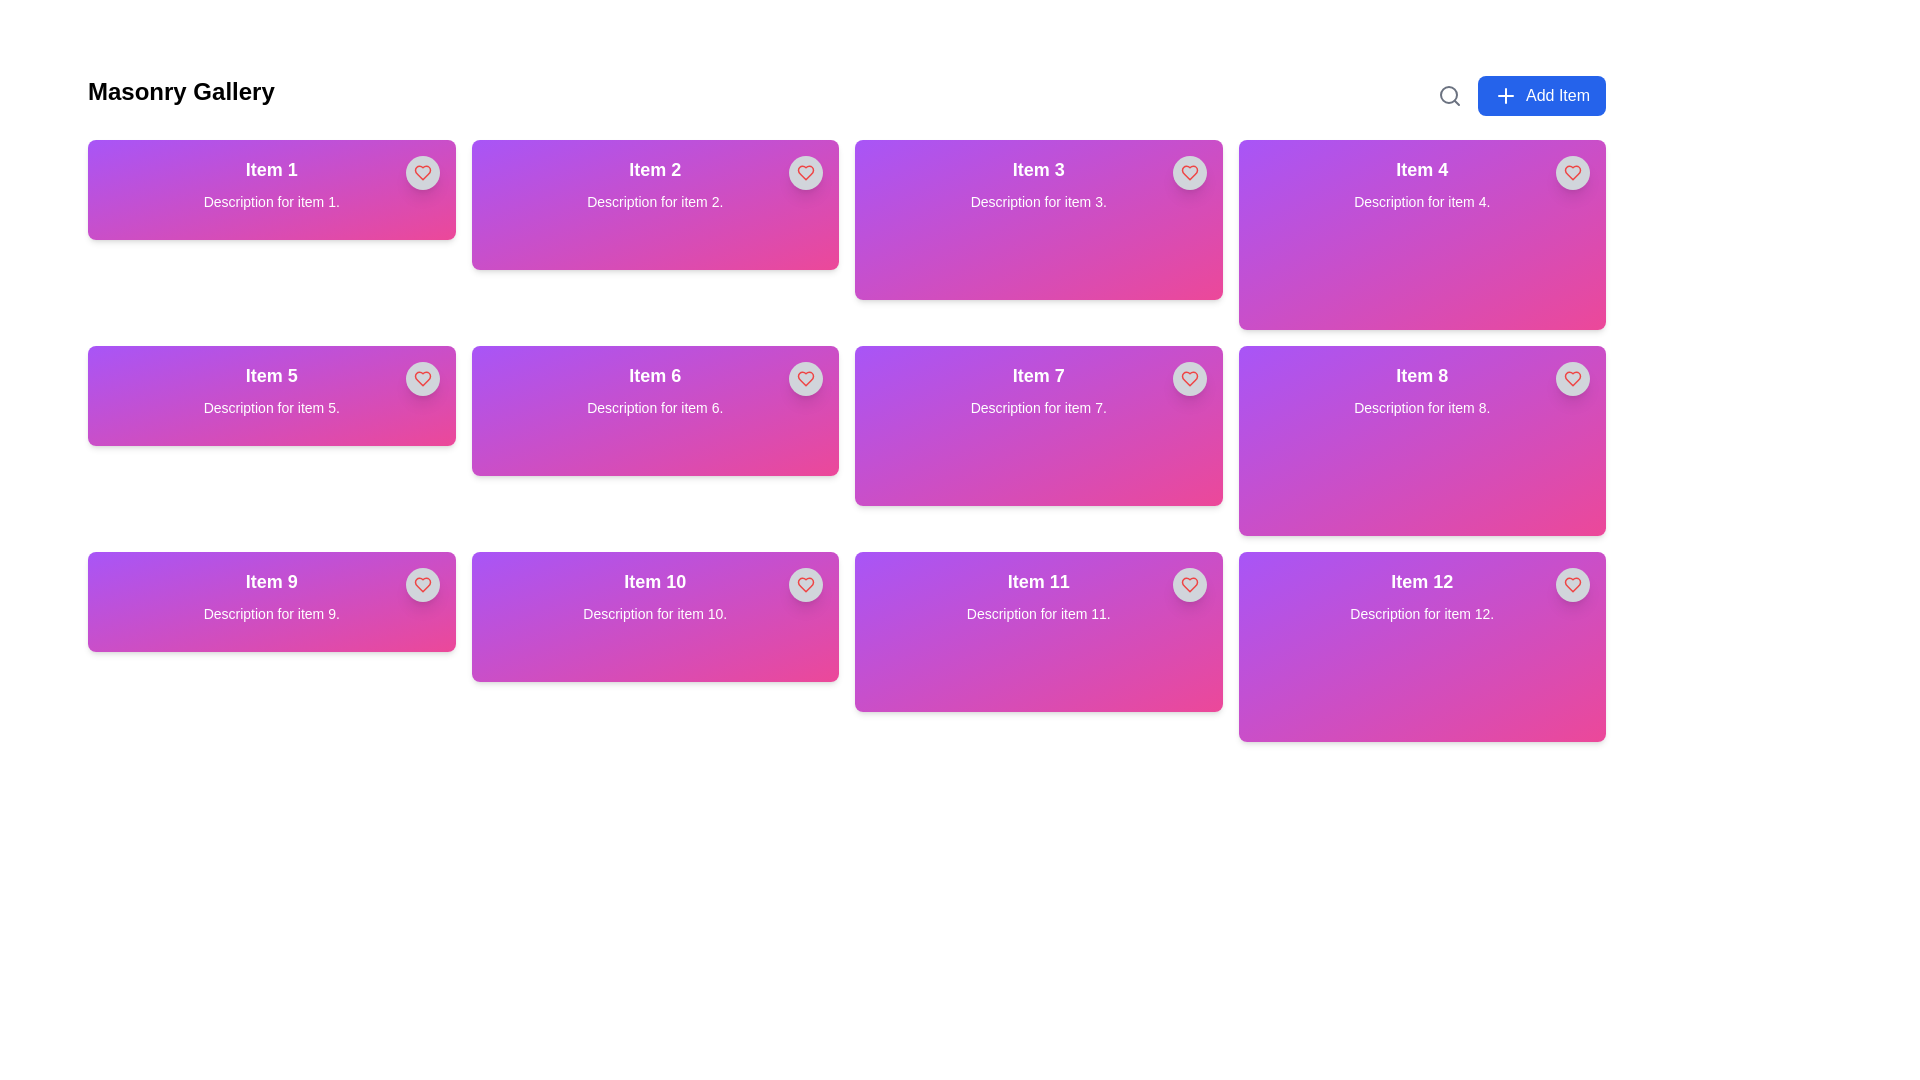 This screenshot has height=1080, width=1920. What do you see at coordinates (1572, 585) in the screenshot?
I see `the heart icon in the top-right corner of the box titled 'Item 12', which represents a 'like' or 'favorite' action for this specific item` at bounding box center [1572, 585].